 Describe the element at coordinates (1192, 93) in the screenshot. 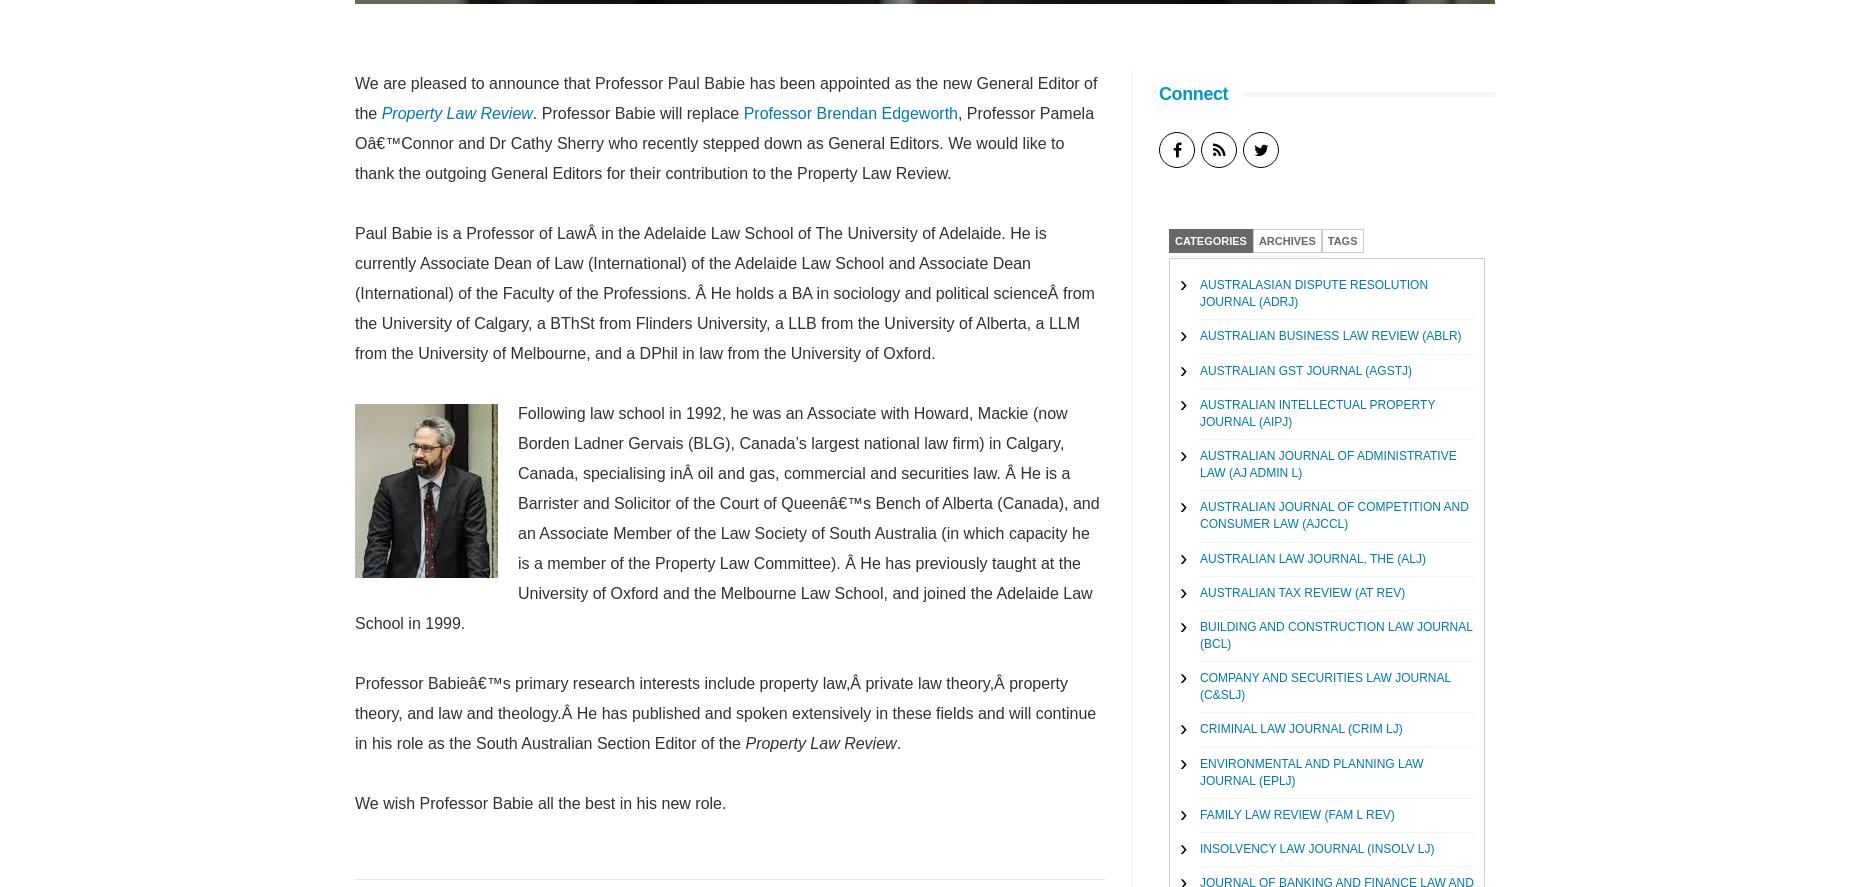

I see `'Connect'` at that location.